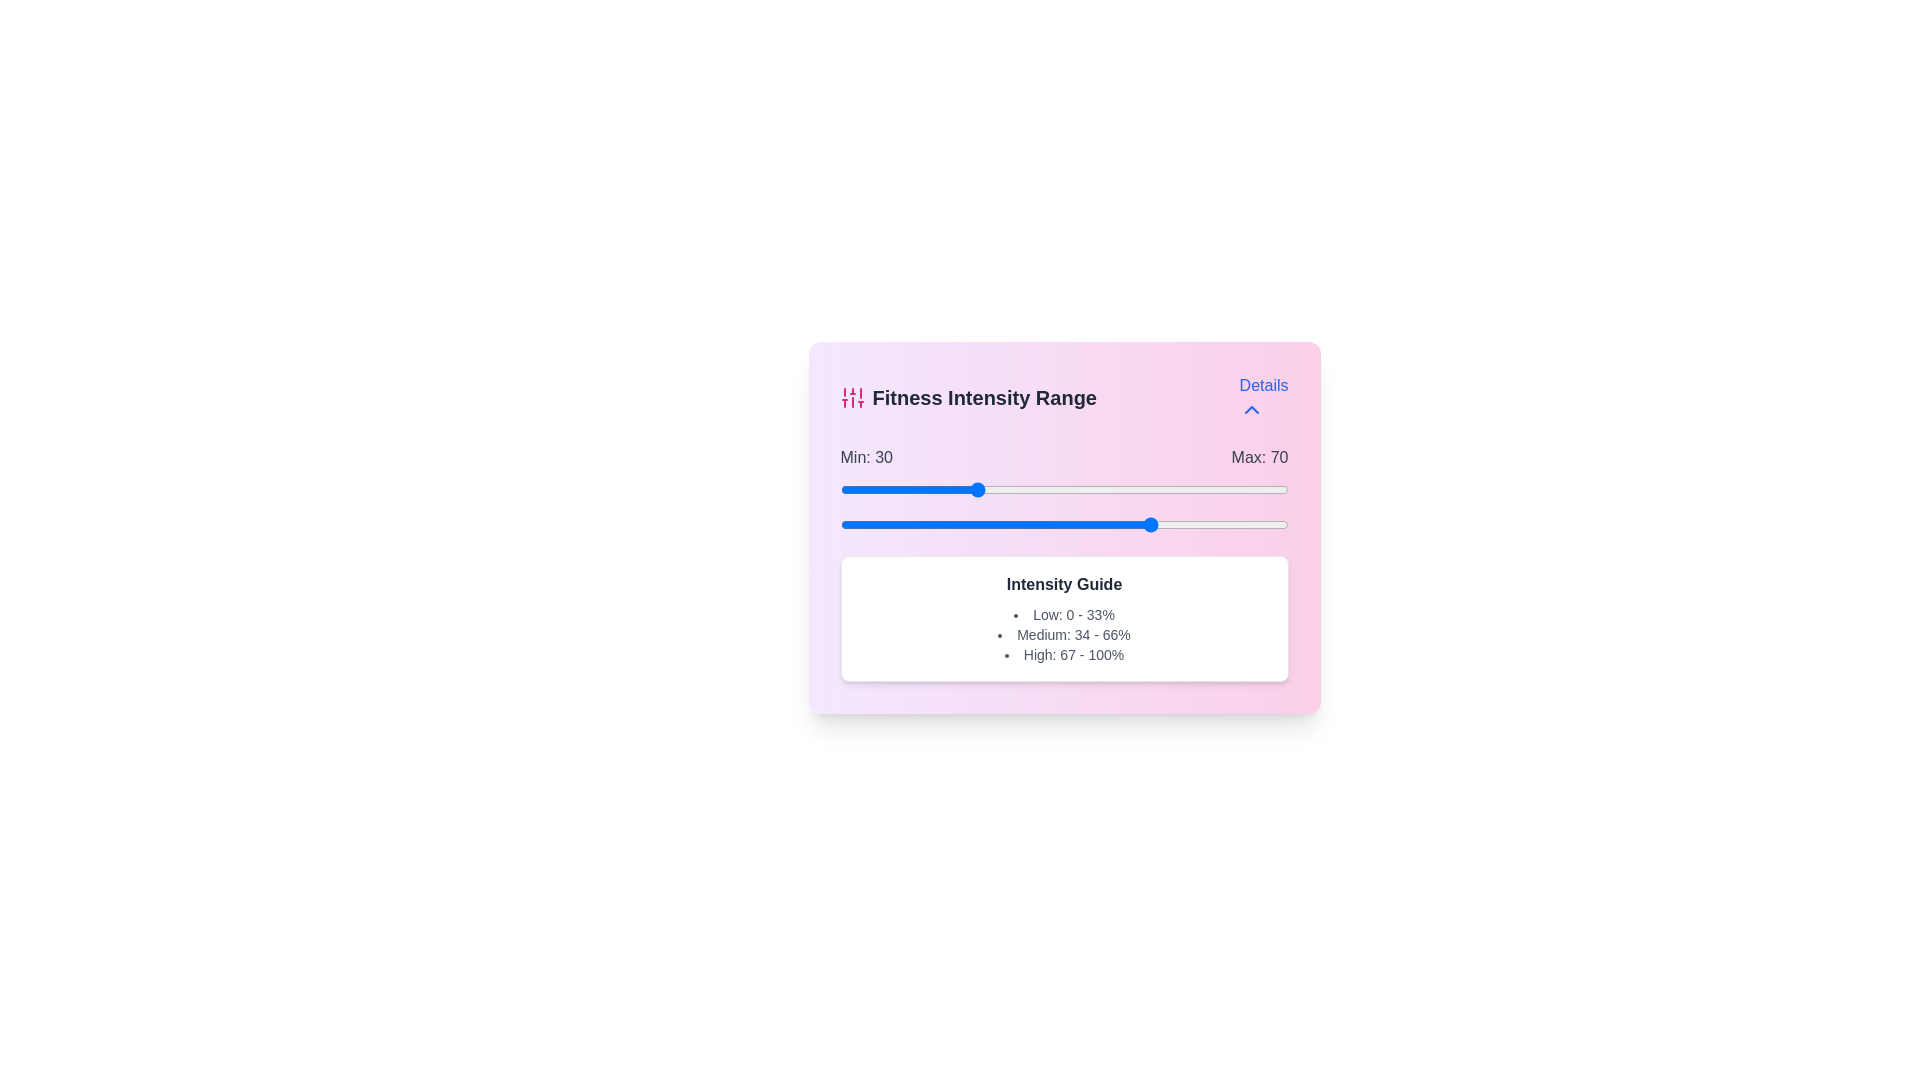 The height and width of the screenshot is (1080, 1920). What do you see at coordinates (933, 489) in the screenshot?
I see `the minimum intensity slider to 21 percent` at bounding box center [933, 489].